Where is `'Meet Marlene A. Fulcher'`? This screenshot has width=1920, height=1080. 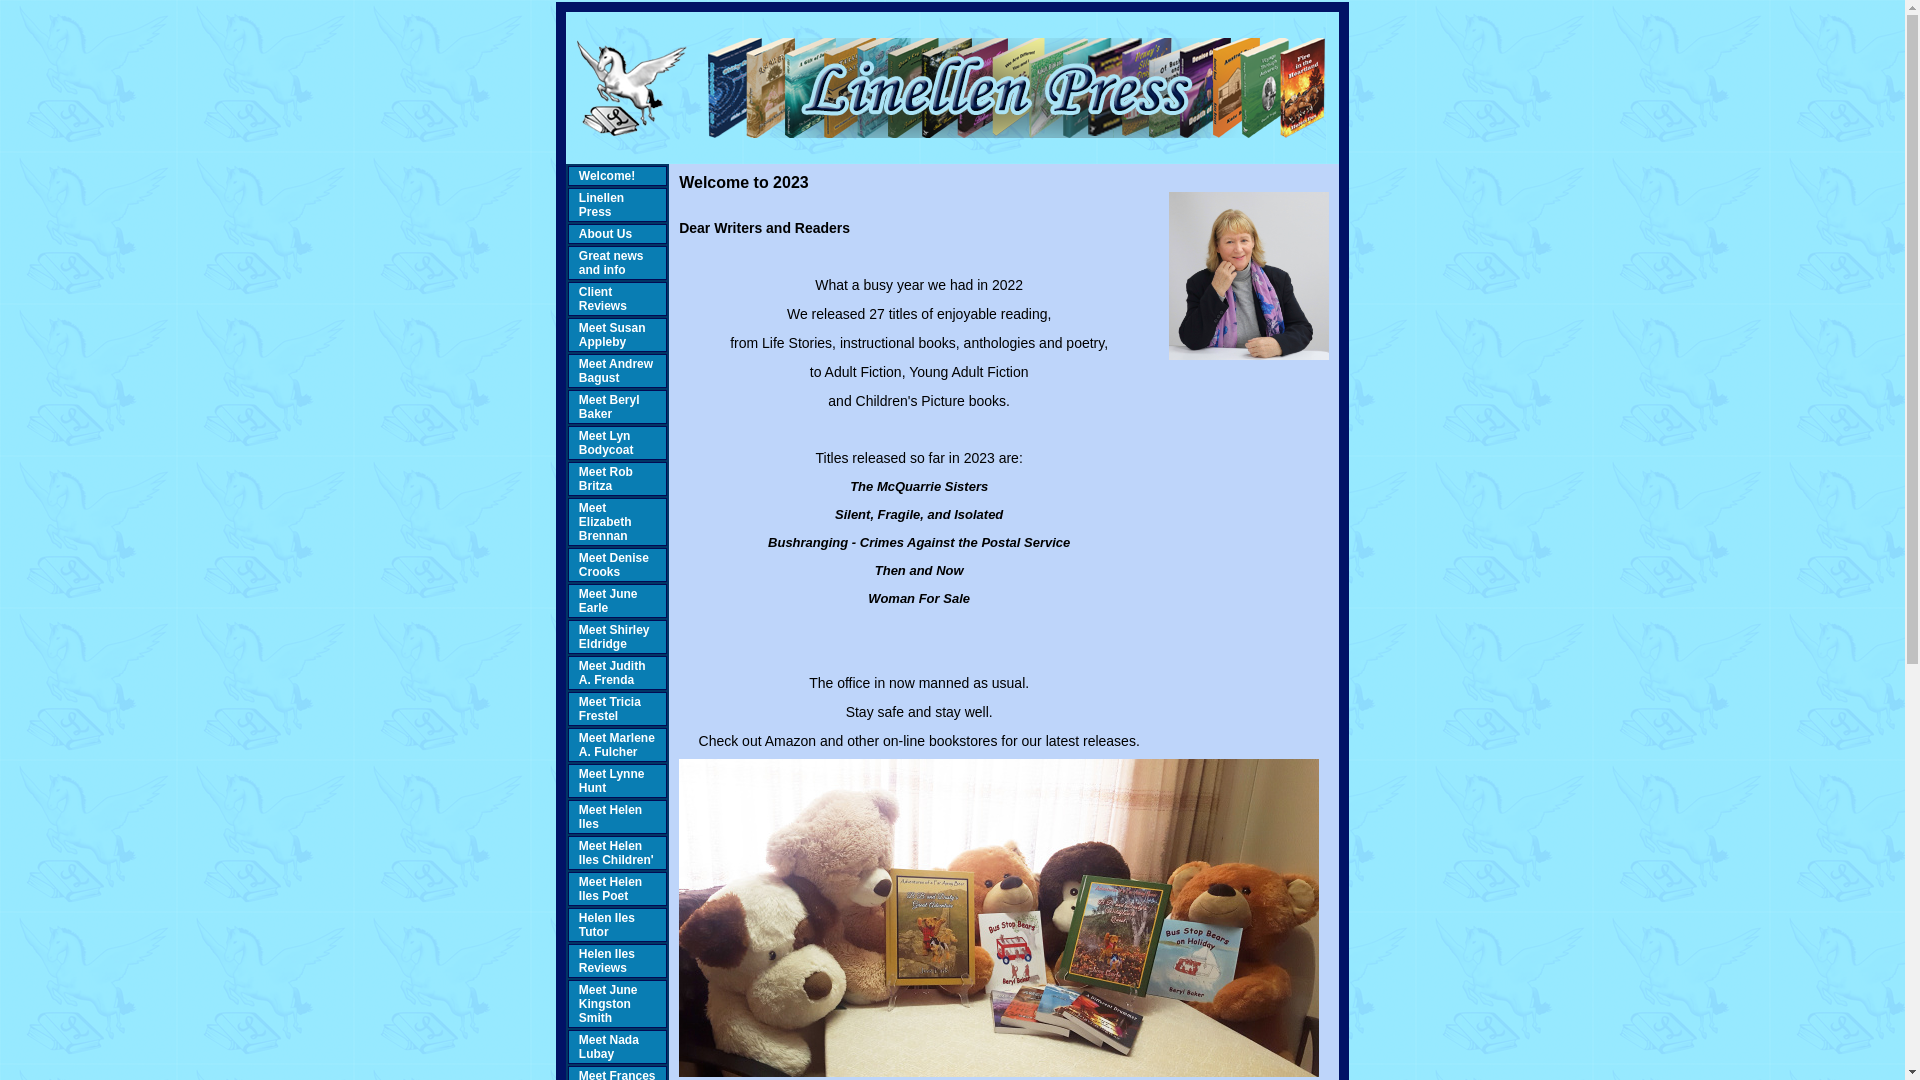
'Meet Marlene A. Fulcher' is located at coordinates (616, 744).